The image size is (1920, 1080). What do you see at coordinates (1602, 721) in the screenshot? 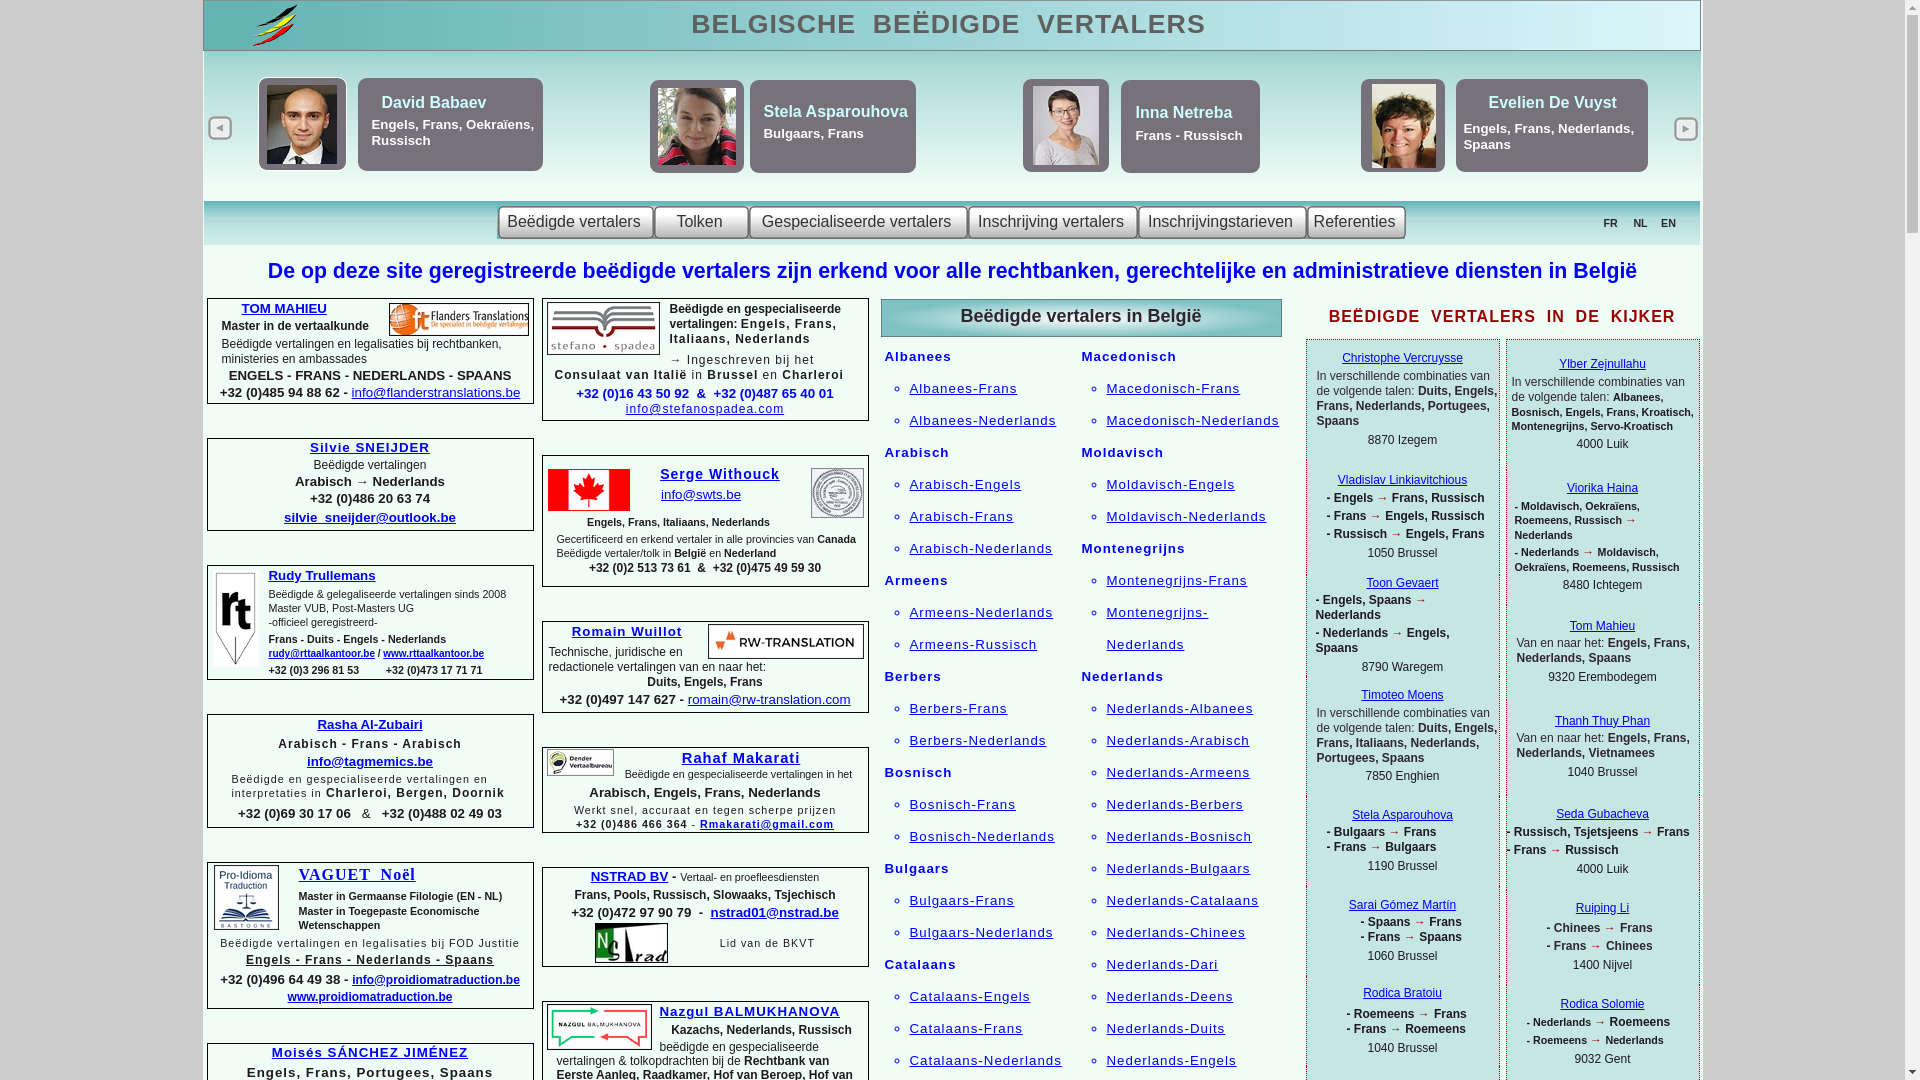
I see `'Thanh Thuy Phan'` at bounding box center [1602, 721].